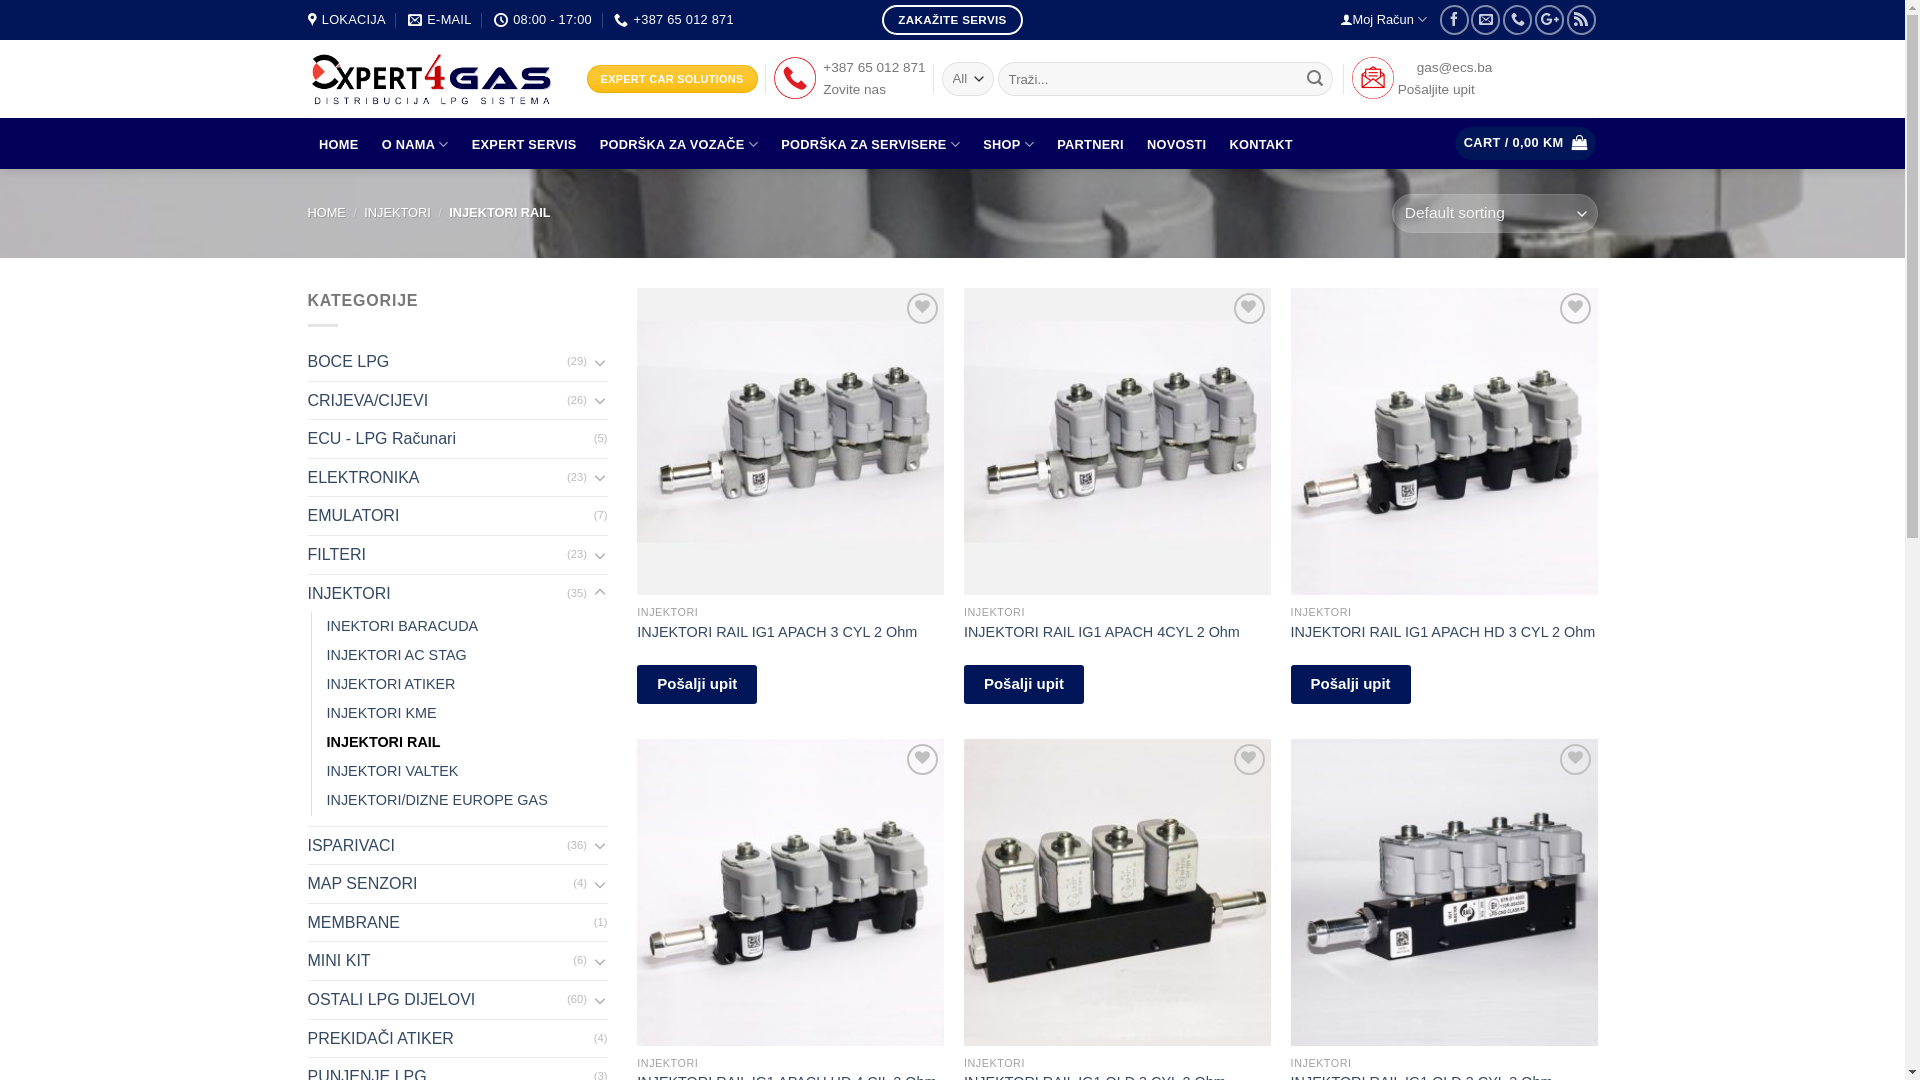 The width and height of the screenshot is (1920, 1080). Describe the element at coordinates (1089, 144) in the screenshot. I see `'PARTNERI'` at that location.